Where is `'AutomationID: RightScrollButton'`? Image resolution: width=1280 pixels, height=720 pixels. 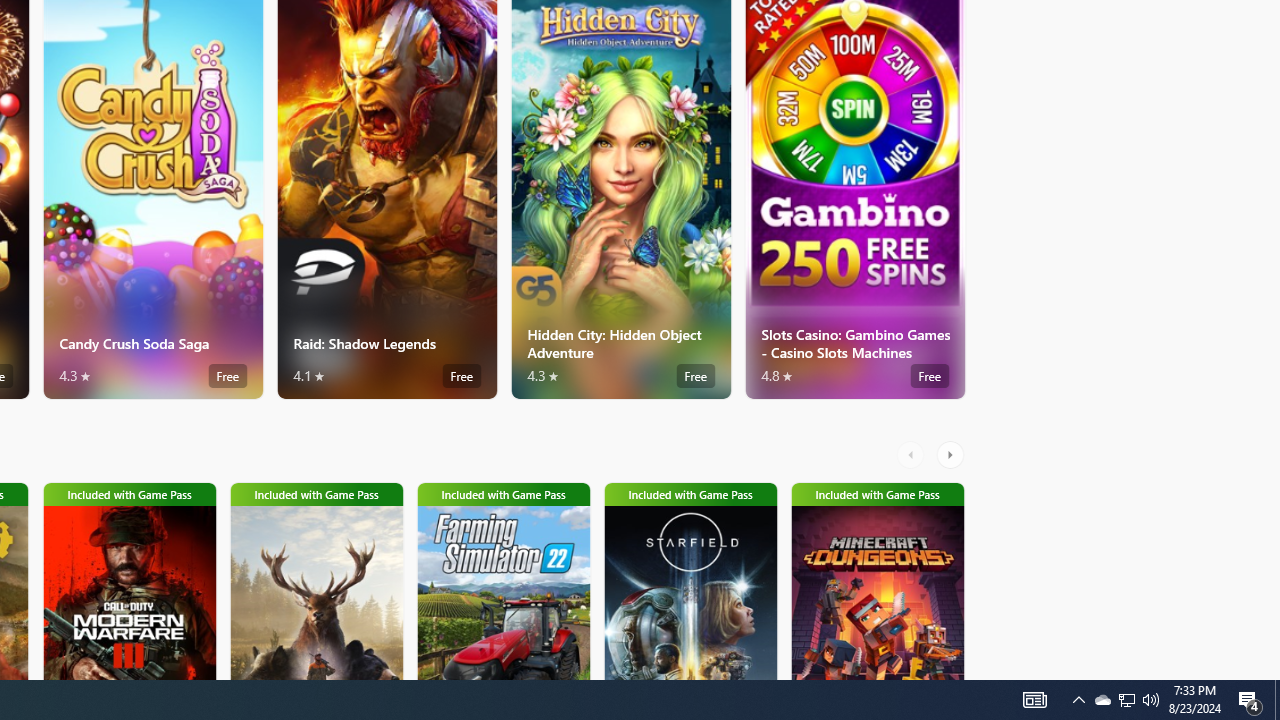
'AutomationID: RightScrollButton' is located at coordinates (951, 455).